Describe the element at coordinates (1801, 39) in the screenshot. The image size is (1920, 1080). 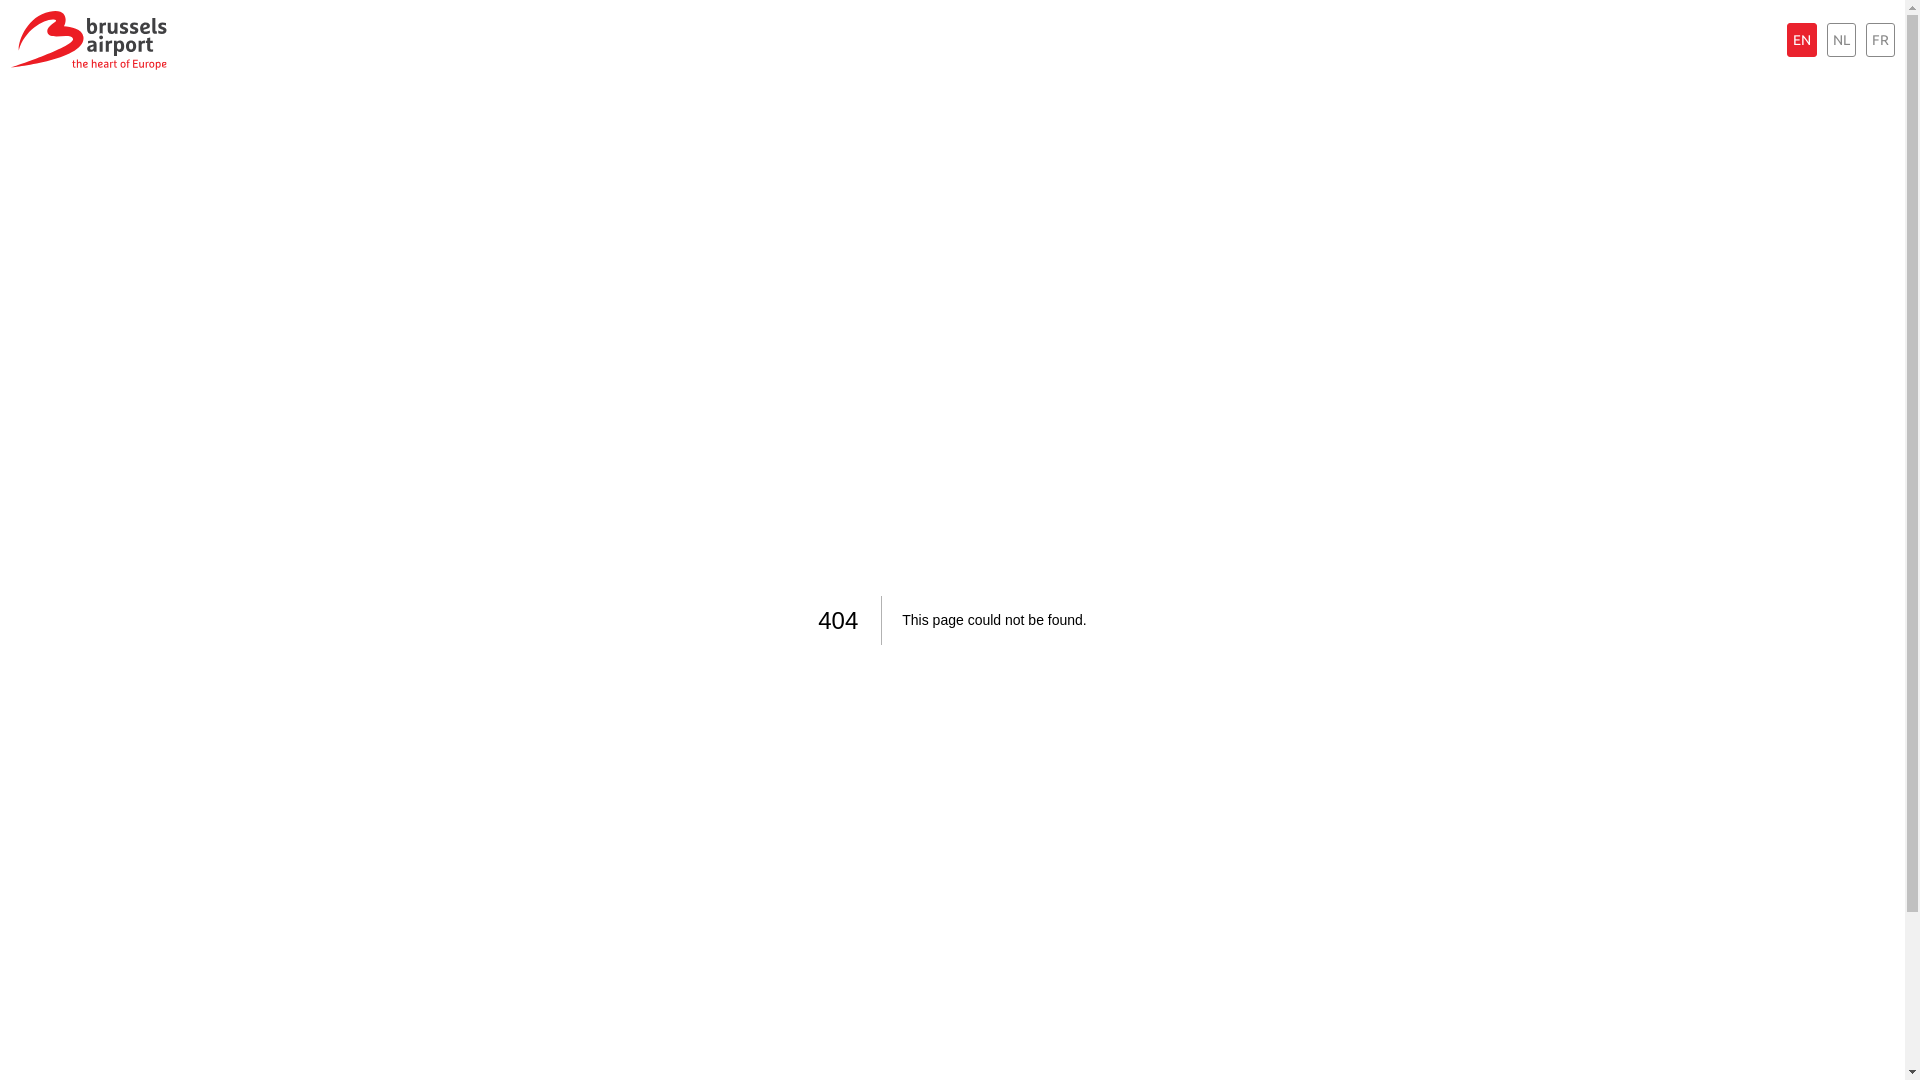
I see `'EN'` at that location.